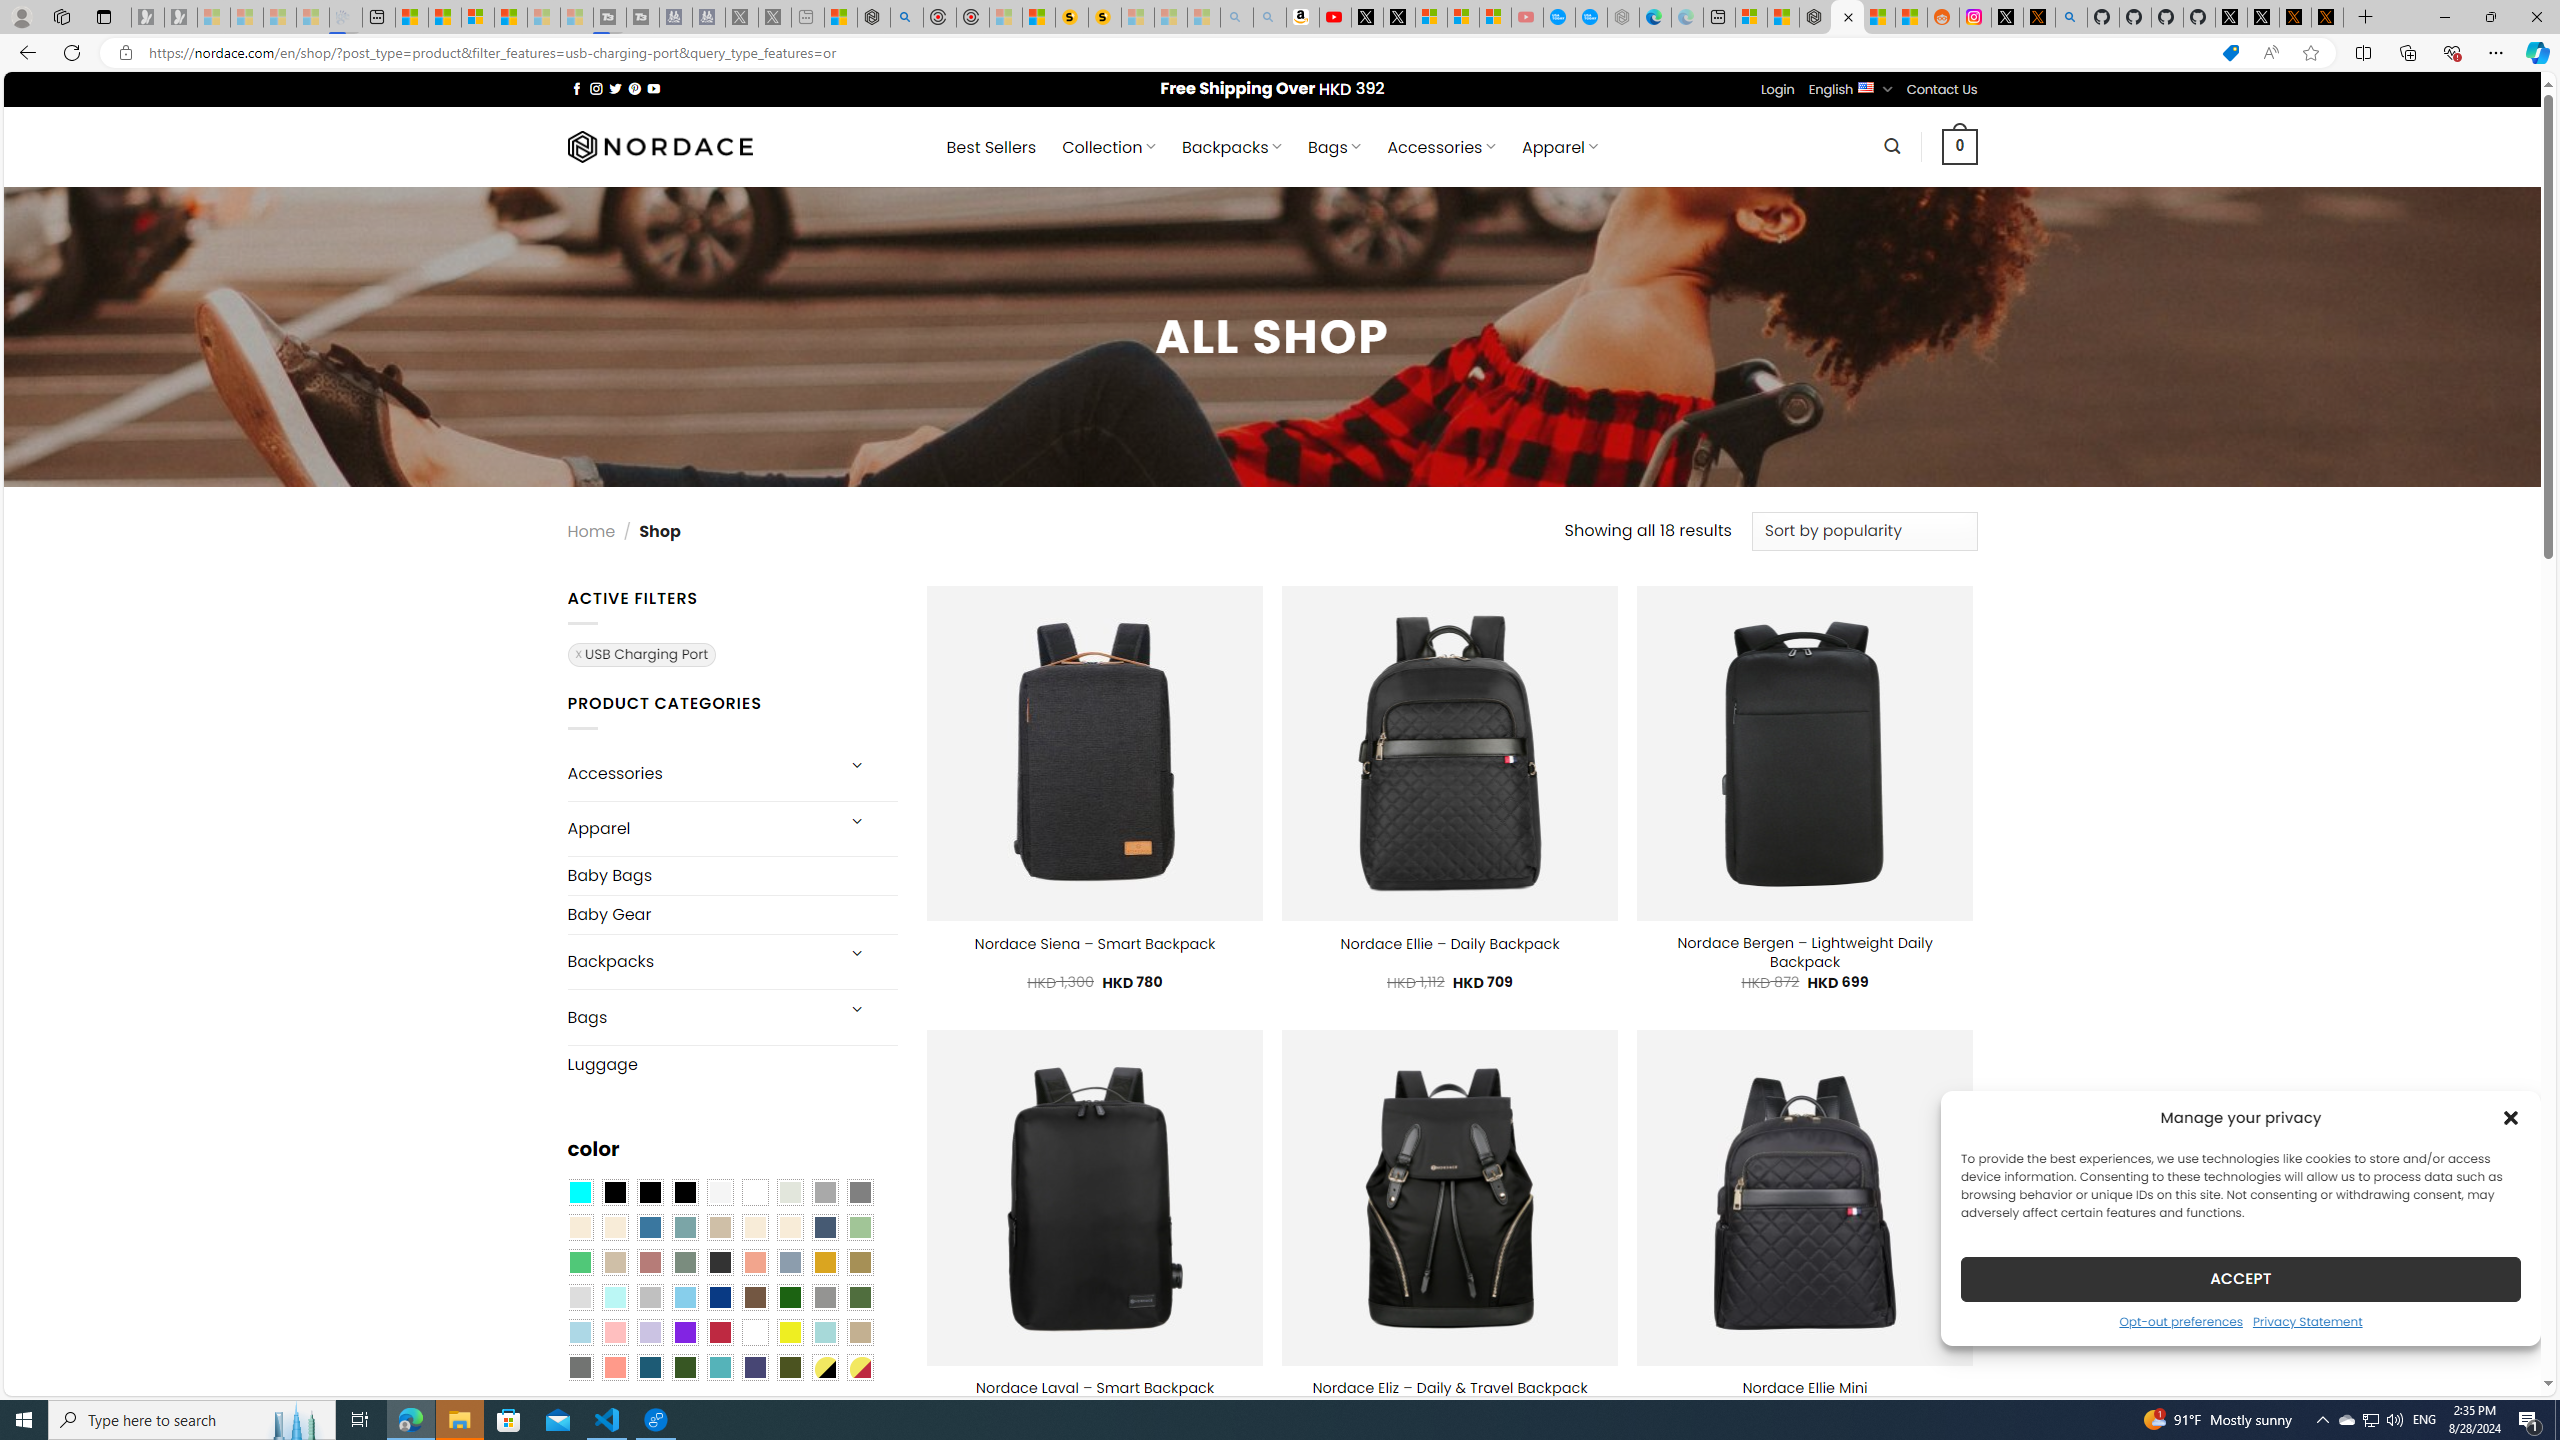 The height and width of the screenshot is (1440, 2560). What do you see at coordinates (860, 1332) in the screenshot?
I see `'Khaki'` at bounding box center [860, 1332].